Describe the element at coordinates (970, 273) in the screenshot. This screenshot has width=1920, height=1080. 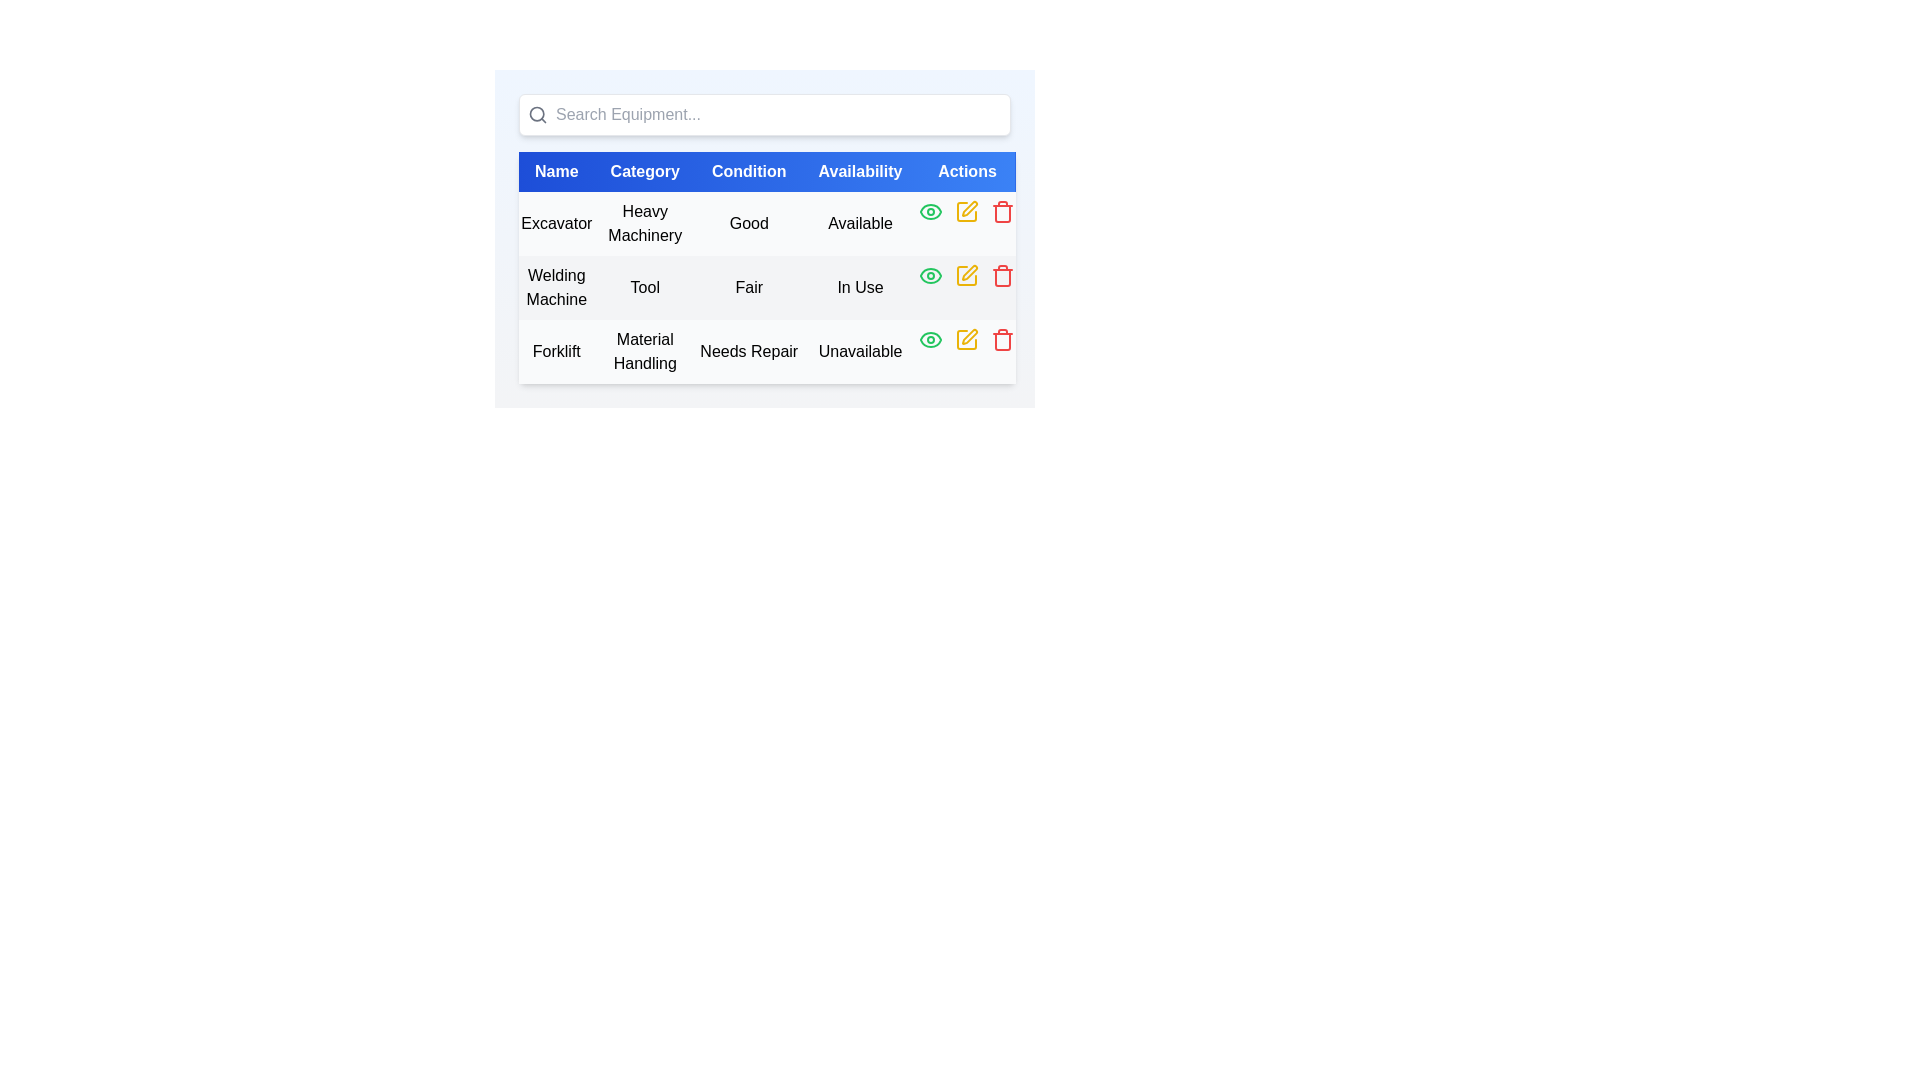
I see `the yellow pen icon in the Actions column of the second row for the Welding Machine entry` at that location.